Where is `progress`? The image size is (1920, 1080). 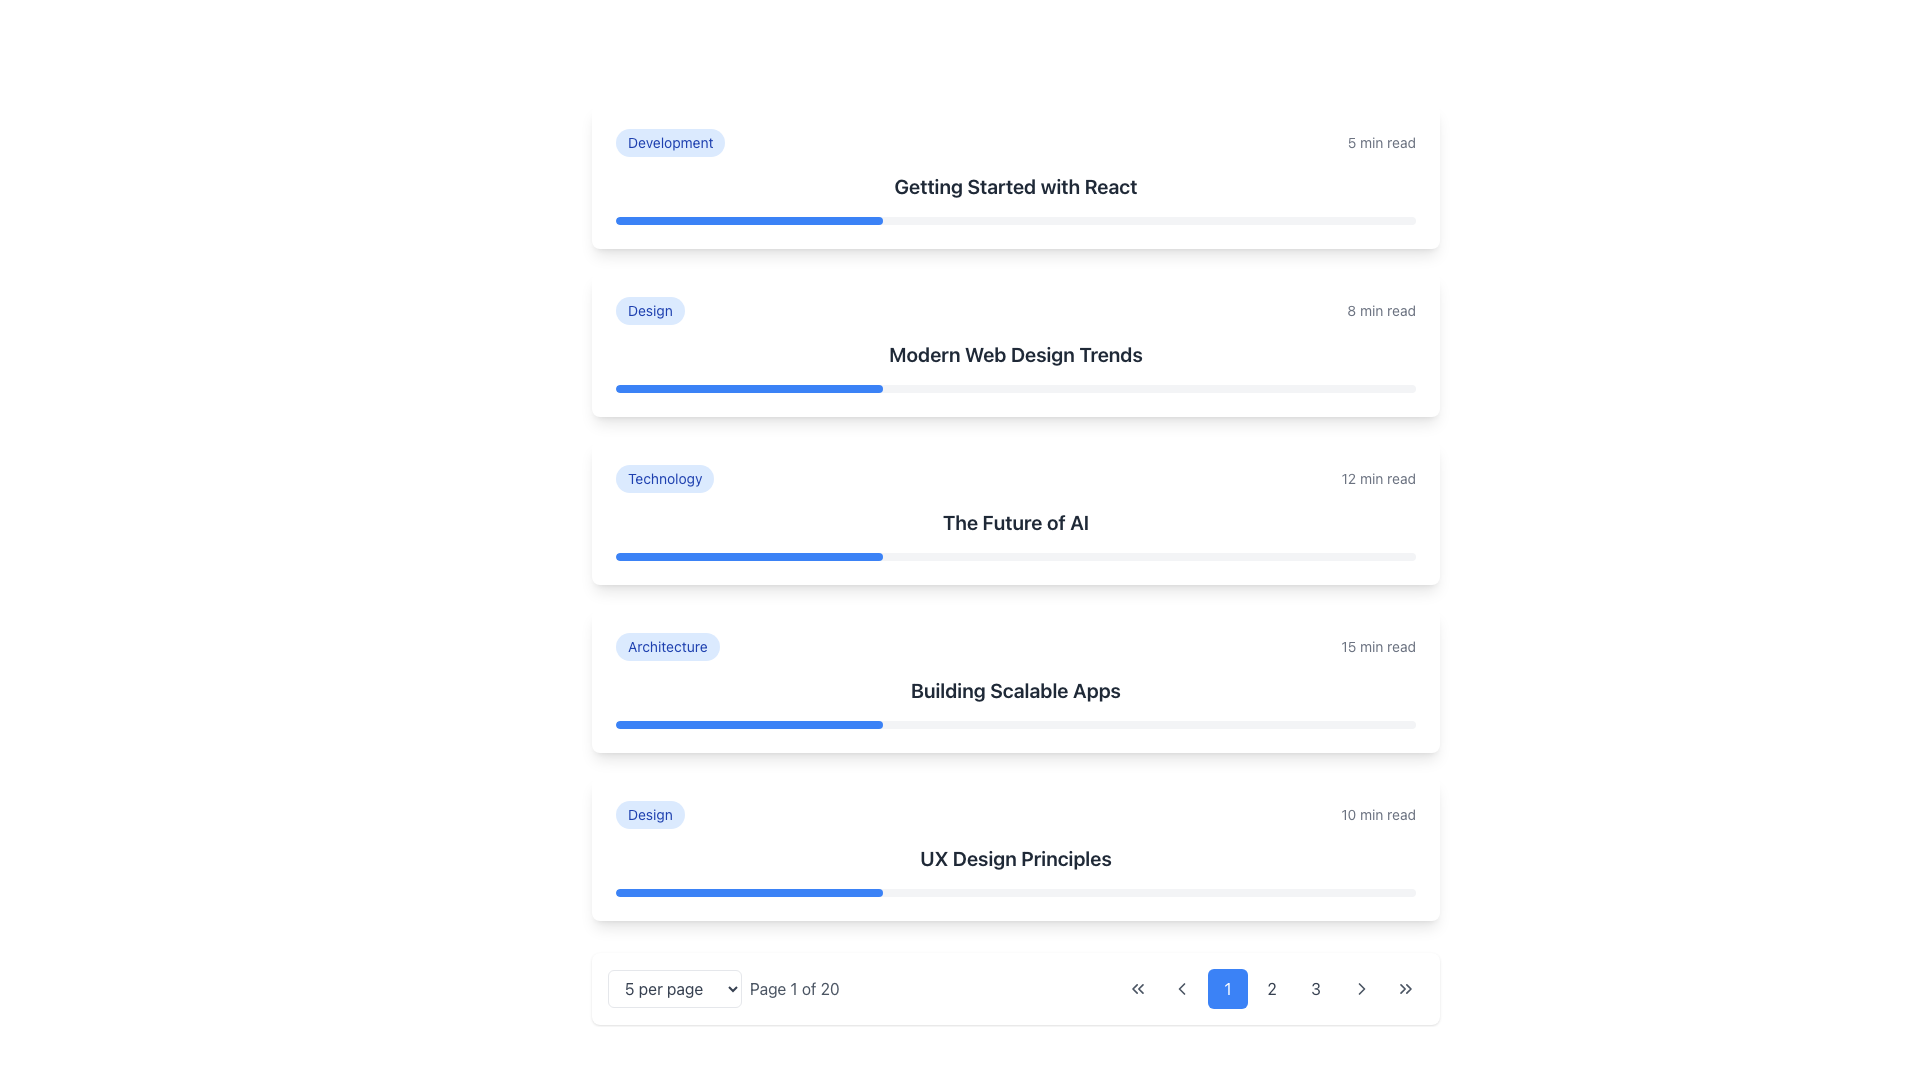
progress is located at coordinates (623, 389).